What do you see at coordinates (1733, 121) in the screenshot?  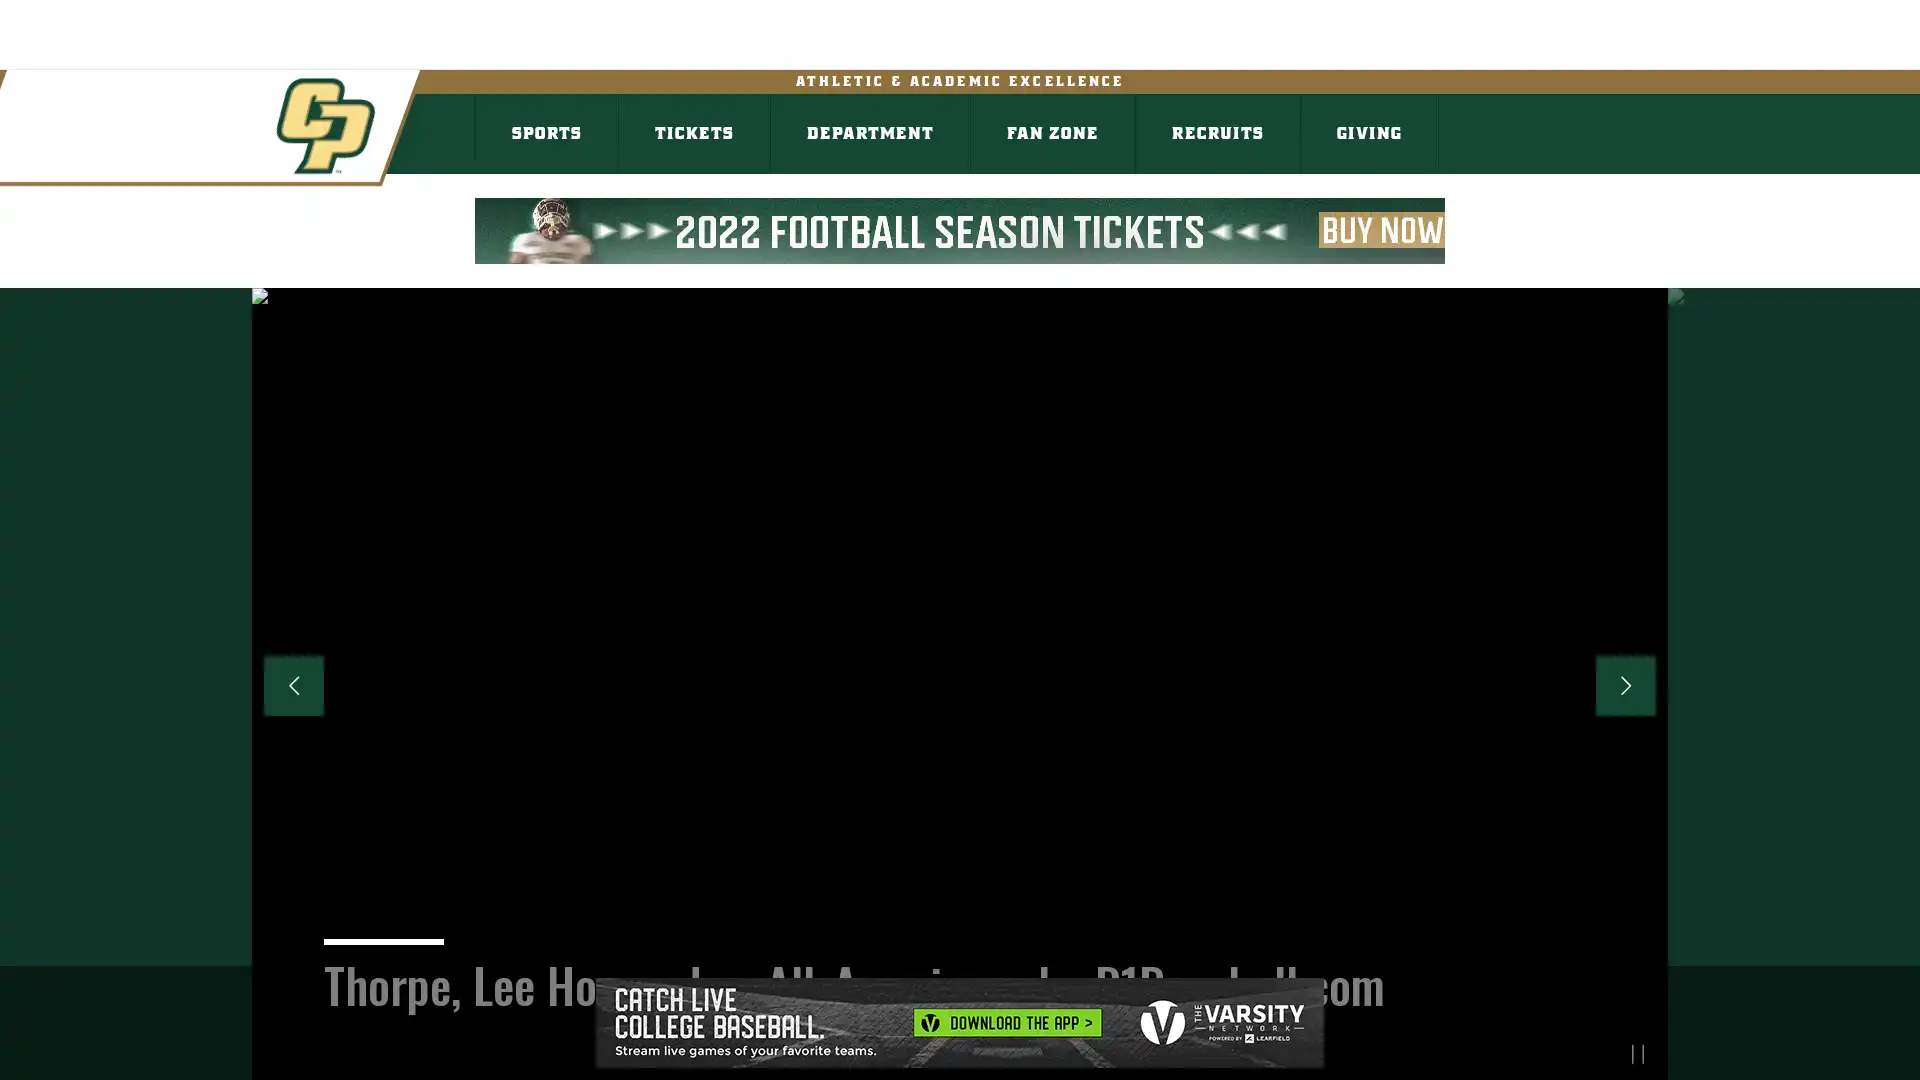 I see `Close video modal` at bounding box center [1733, 121].